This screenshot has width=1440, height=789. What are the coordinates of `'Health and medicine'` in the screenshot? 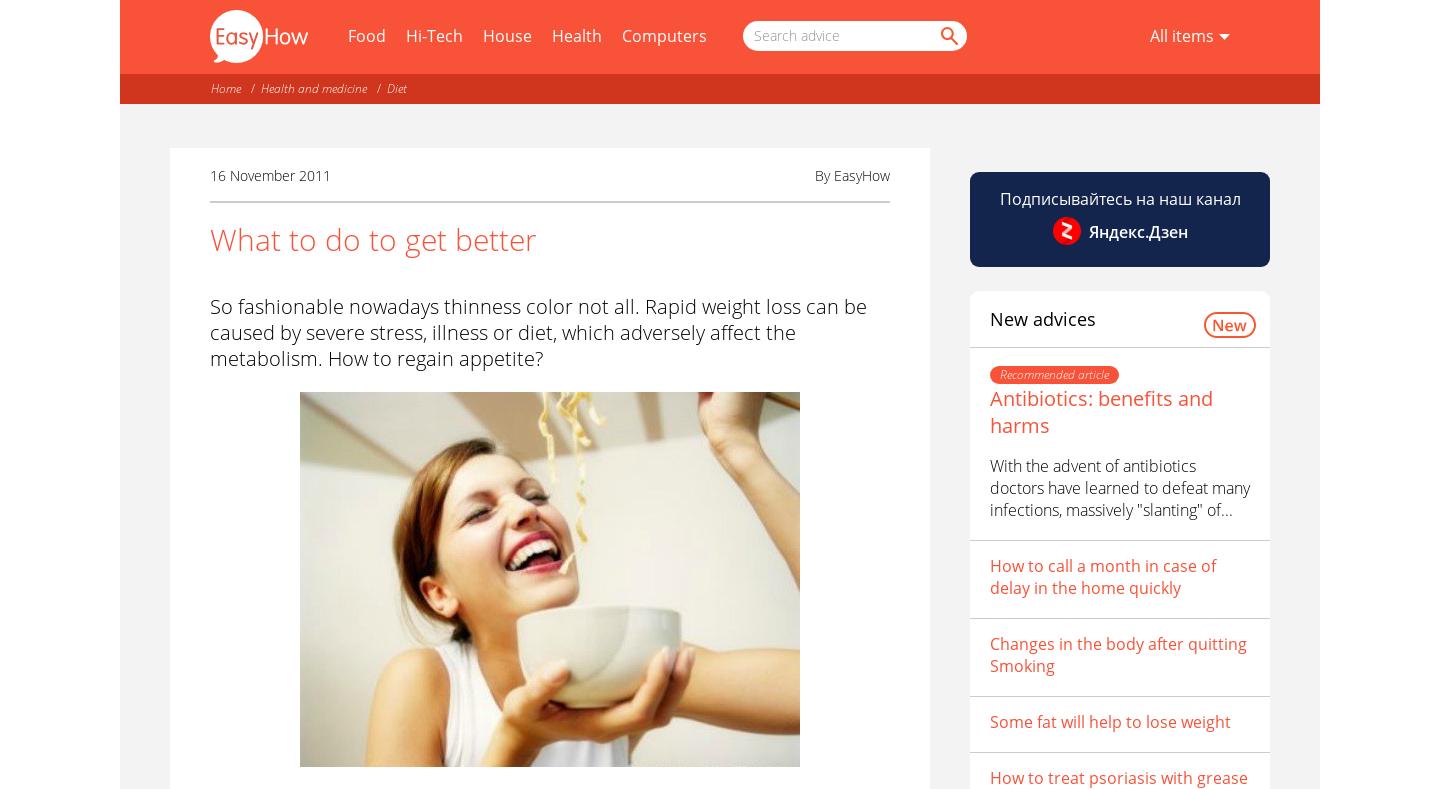 It's located at (314, 88).